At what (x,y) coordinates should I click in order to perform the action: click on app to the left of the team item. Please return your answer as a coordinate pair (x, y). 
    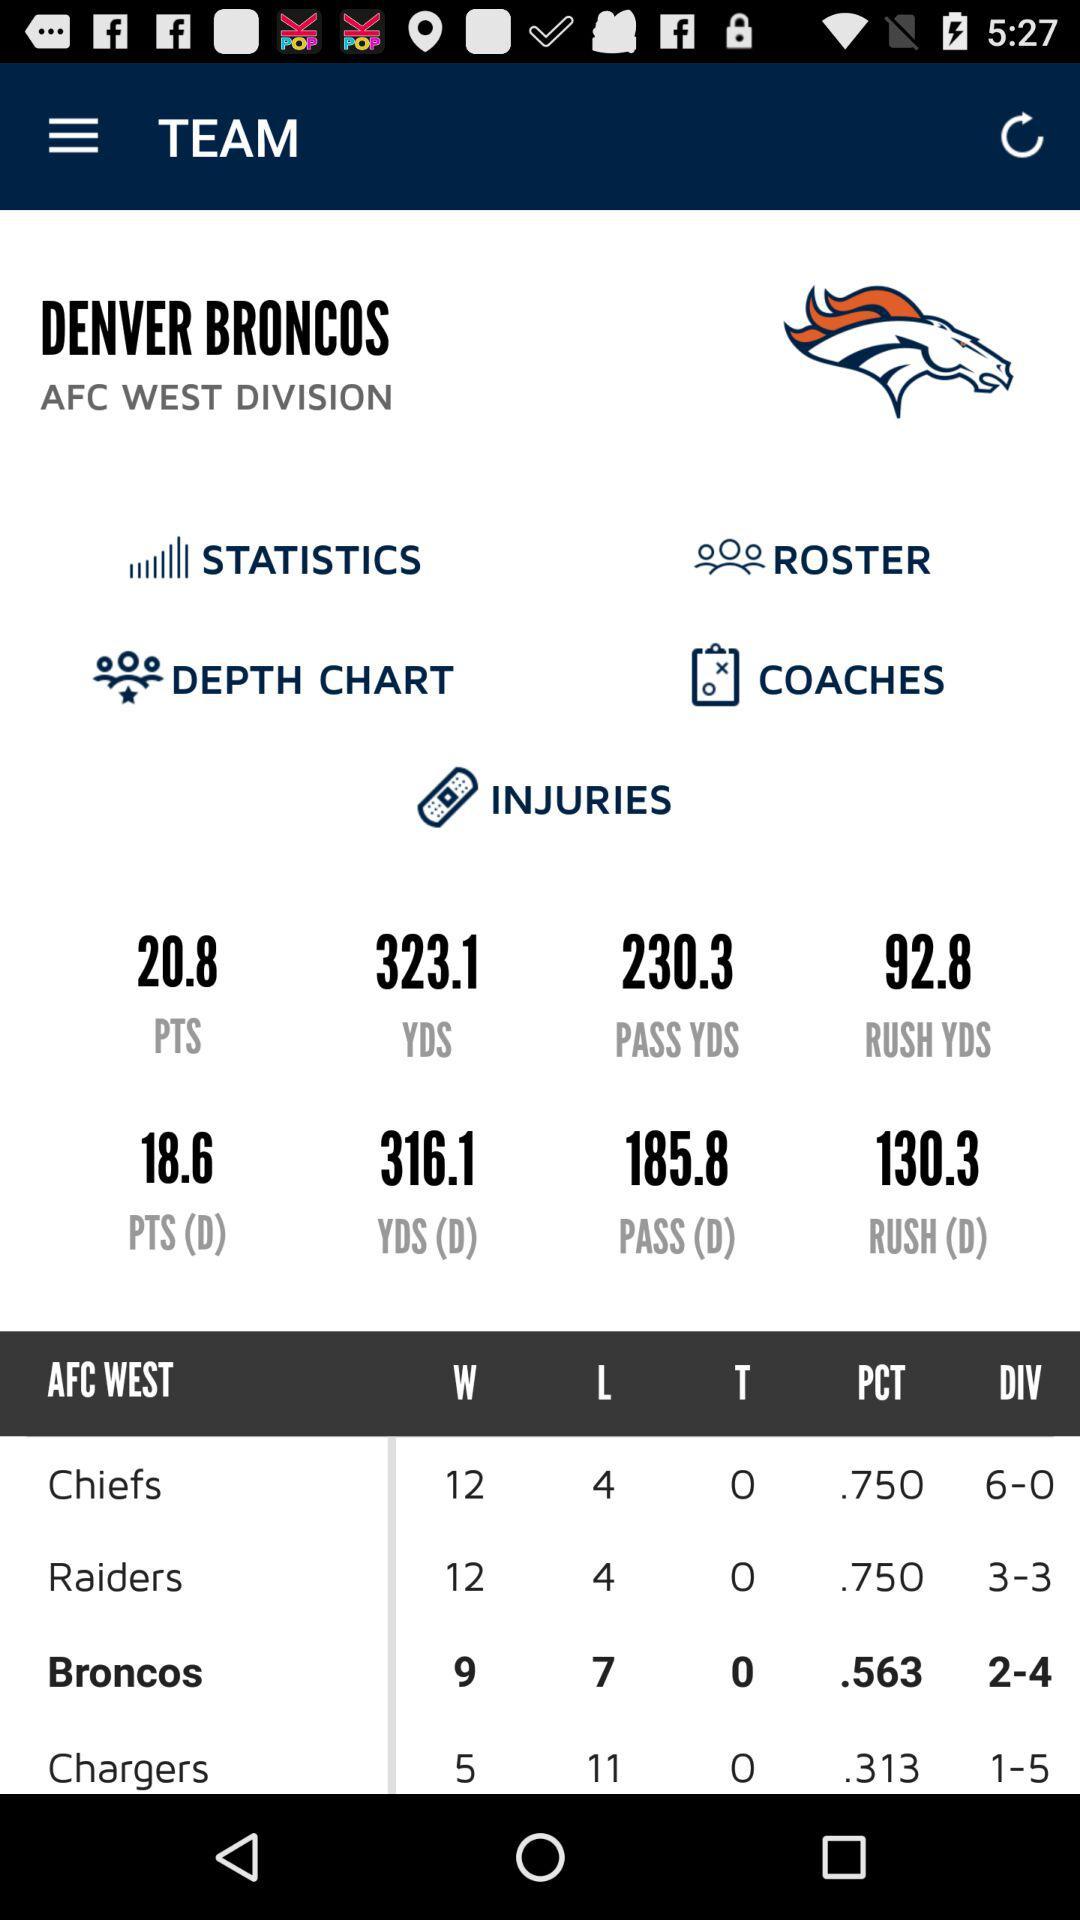
    Looking at the image, I should click on (72, 135).